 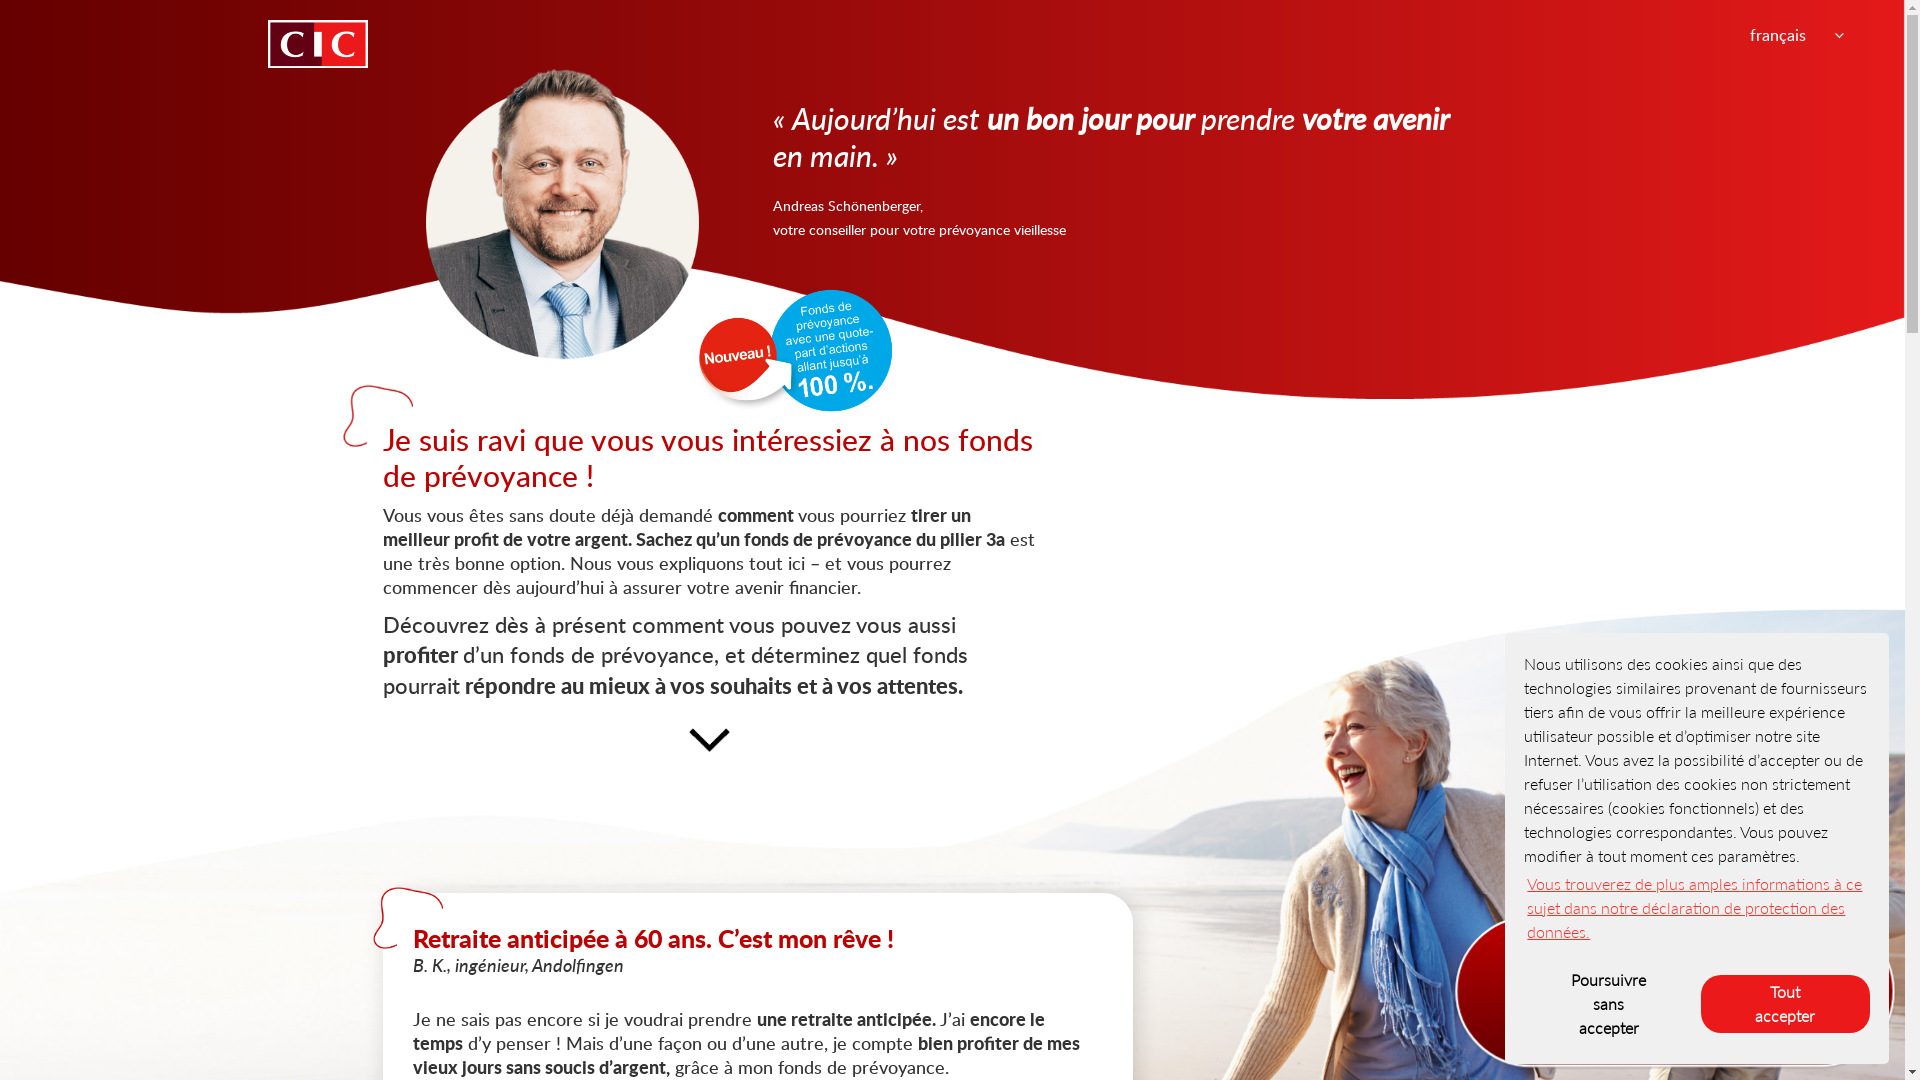 I want to click on 'Tout accepter', so click(x=1785, y=1003).